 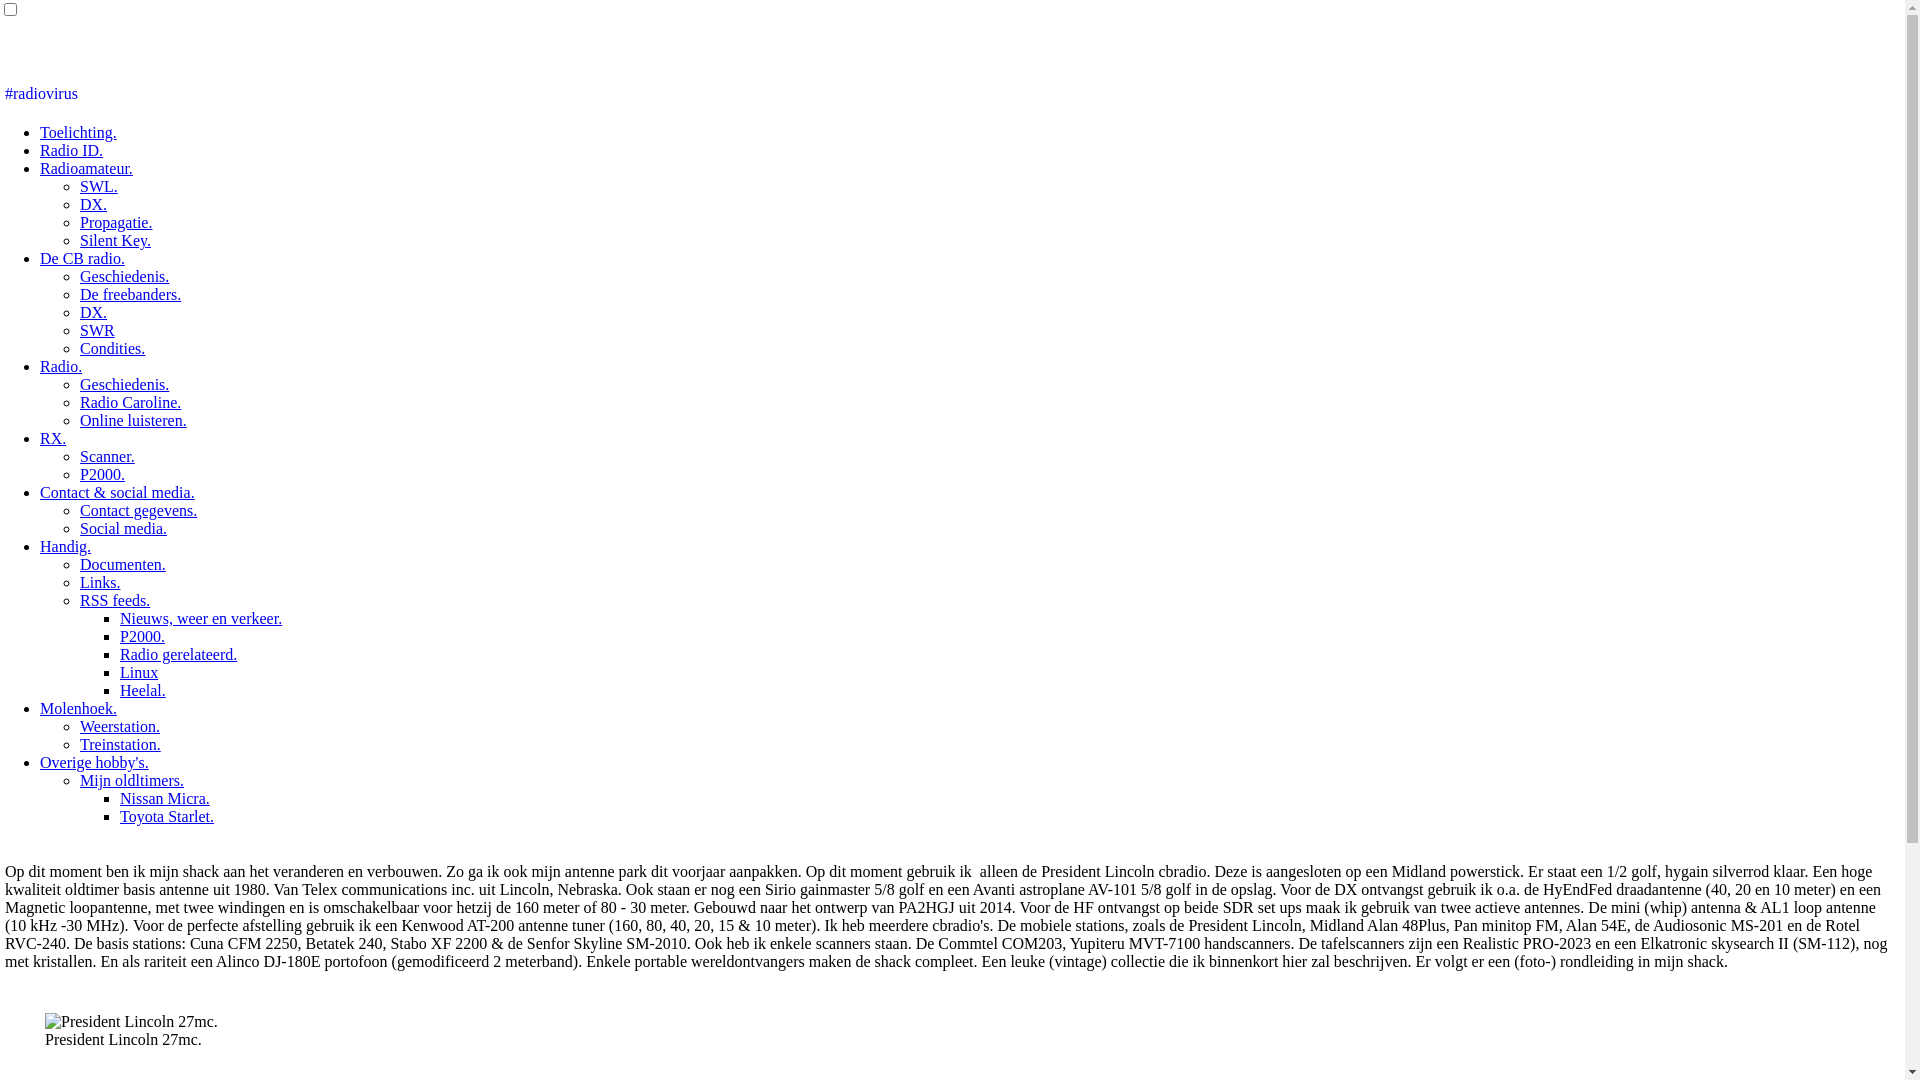 What do you see at coordinates (114, 222) in the screenshot?
I see `'Propagatie.'` at bounding box center [114, 222].